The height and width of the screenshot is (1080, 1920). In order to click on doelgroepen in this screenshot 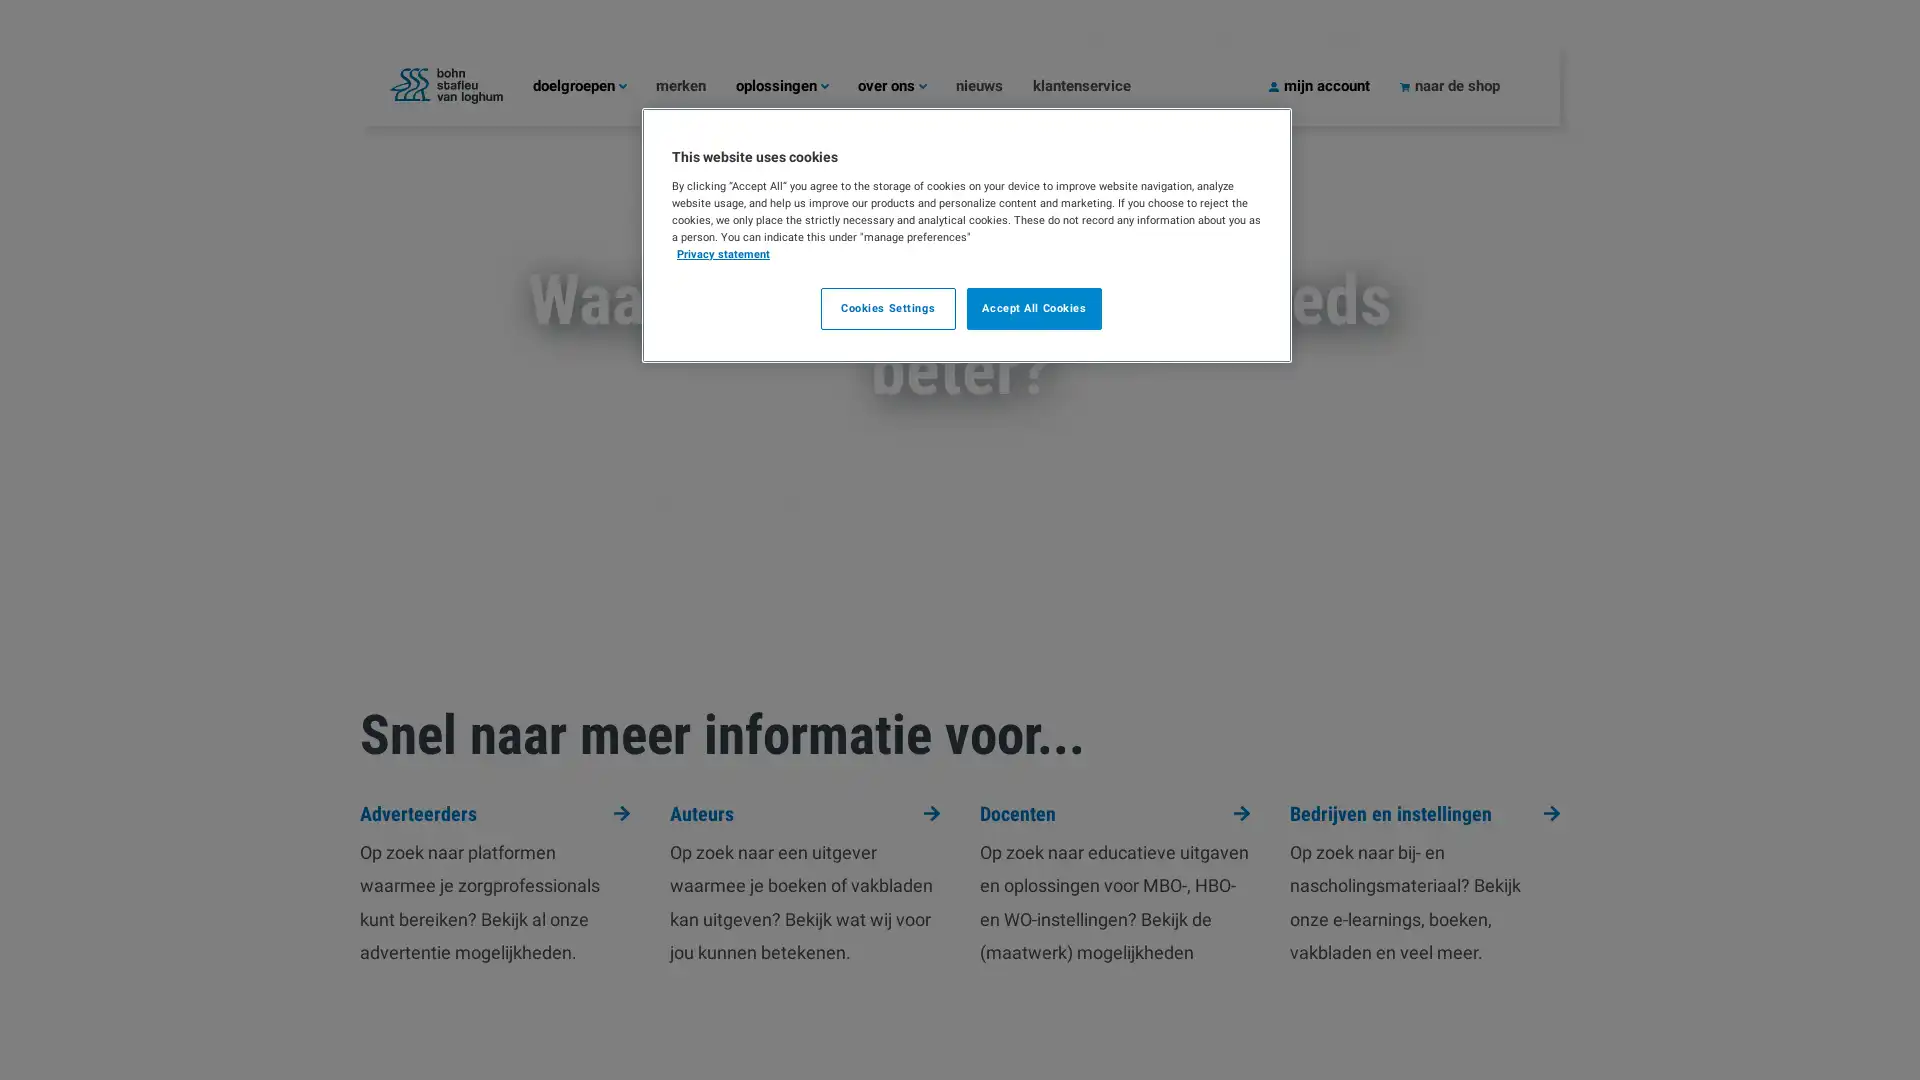, I will do `click(593, 84)`.